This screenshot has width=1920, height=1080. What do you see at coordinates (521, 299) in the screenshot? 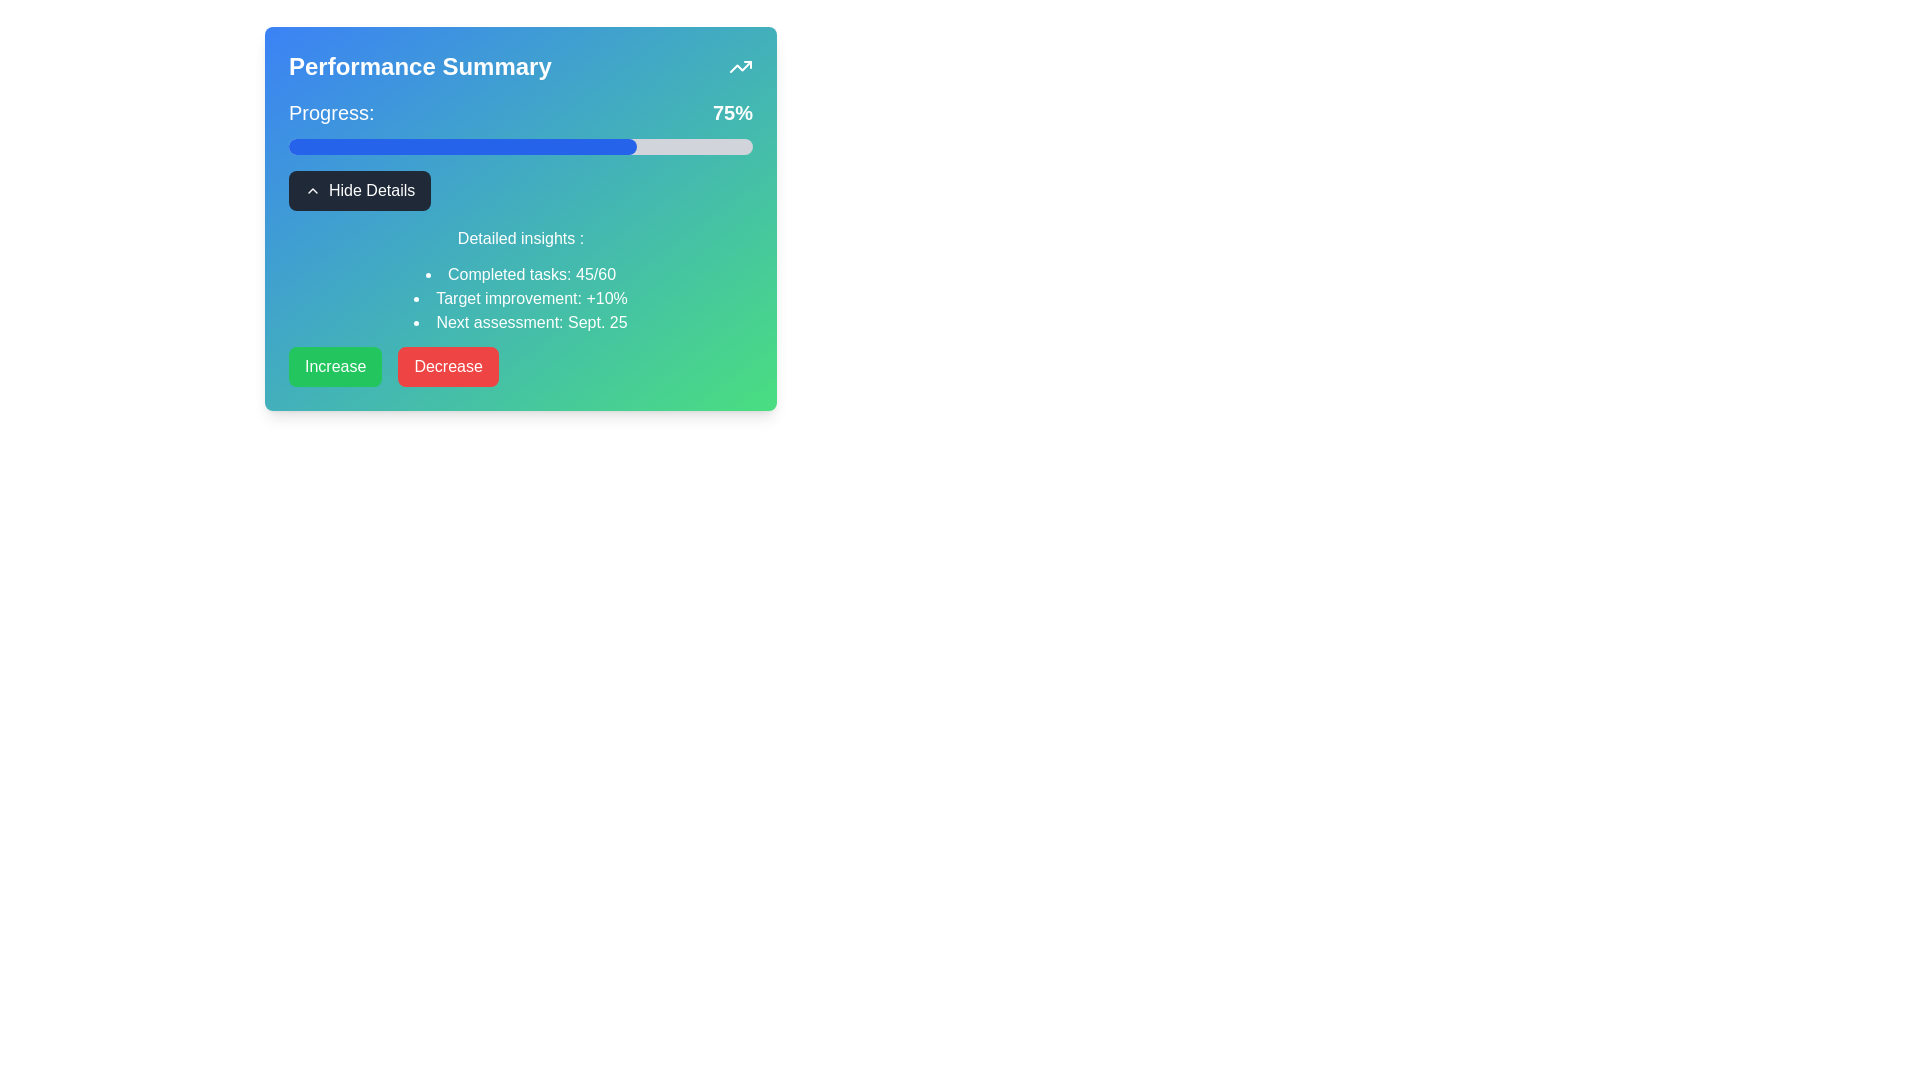
I see `text label that provides static information about the target improvement value, located centrally in the Performance Summary frame under the 'Detailed insights' section` at bounding box center [521, 299].